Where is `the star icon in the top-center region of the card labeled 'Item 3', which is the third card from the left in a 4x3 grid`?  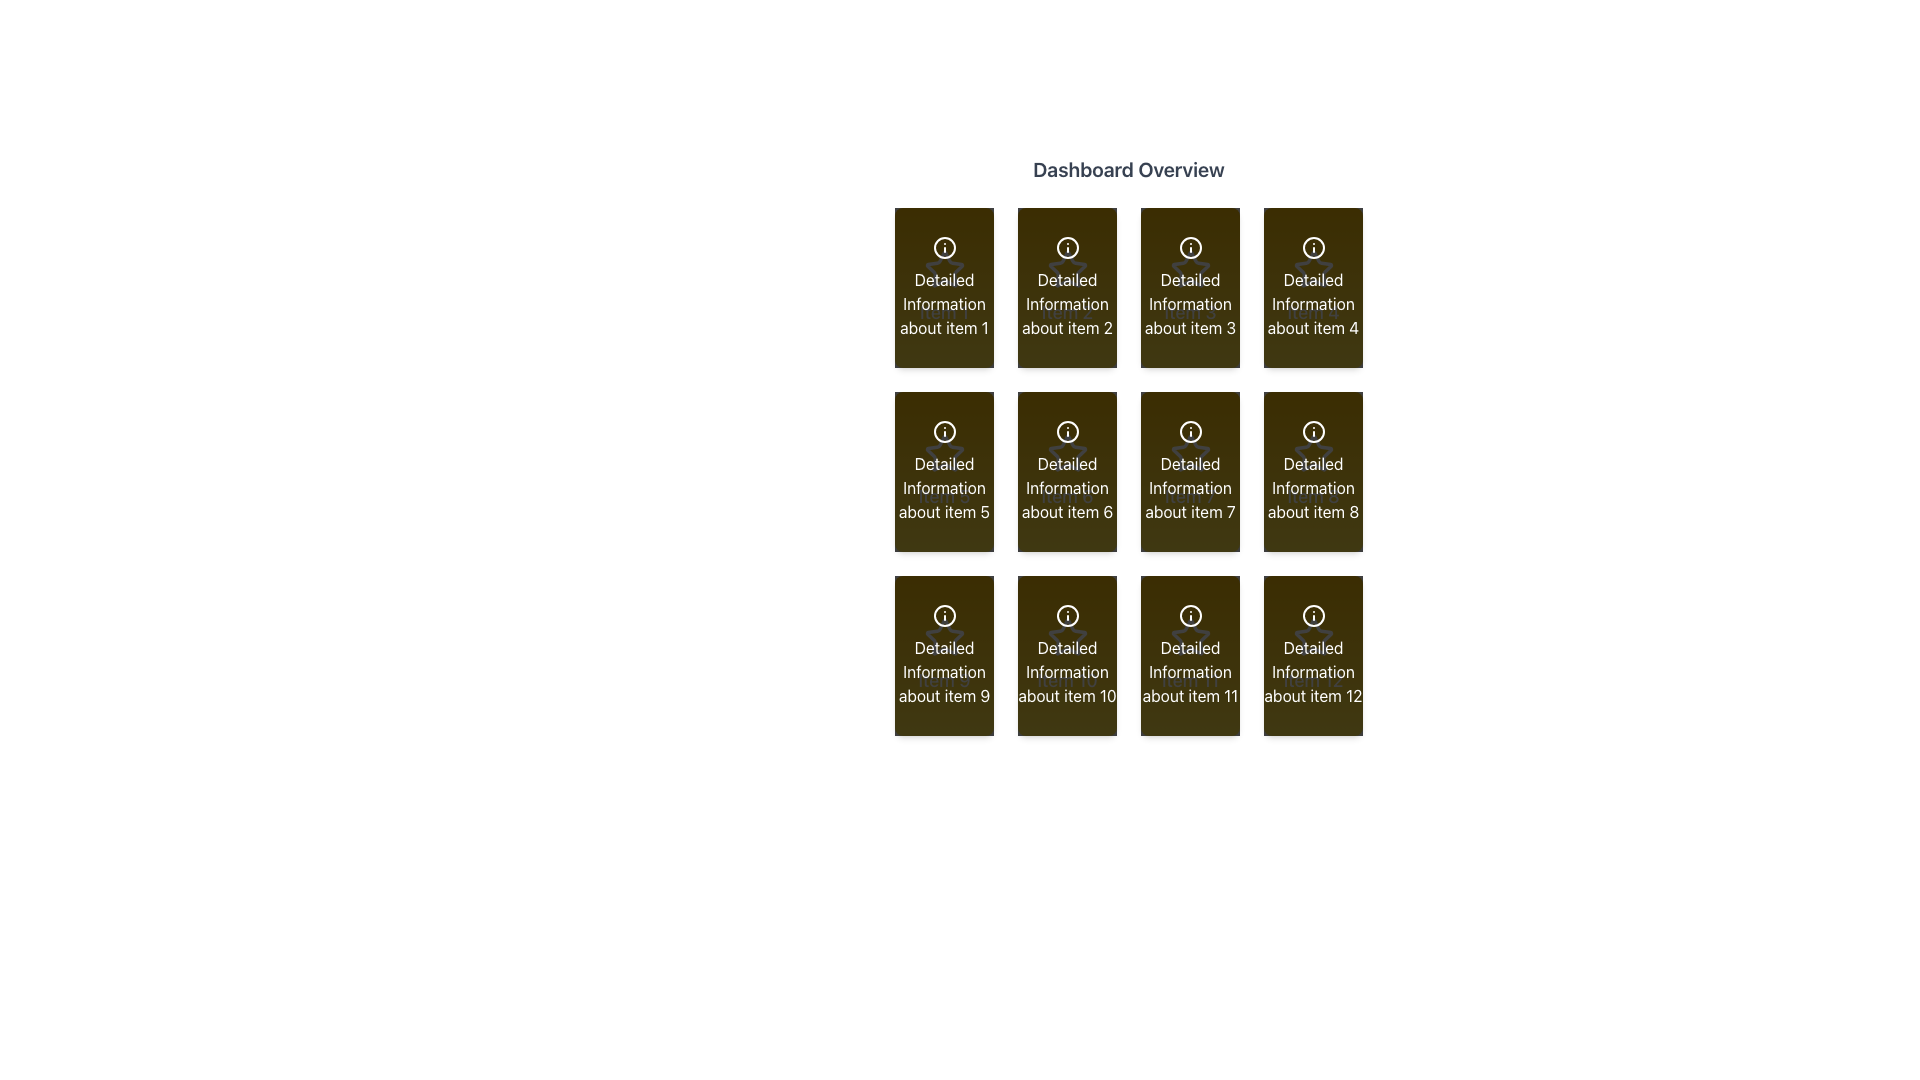 the star icon in the top-center region of the card labeled 'Item 3', which is the third card from the left in a 4x3 grid is located at coordinates (1190, 270).